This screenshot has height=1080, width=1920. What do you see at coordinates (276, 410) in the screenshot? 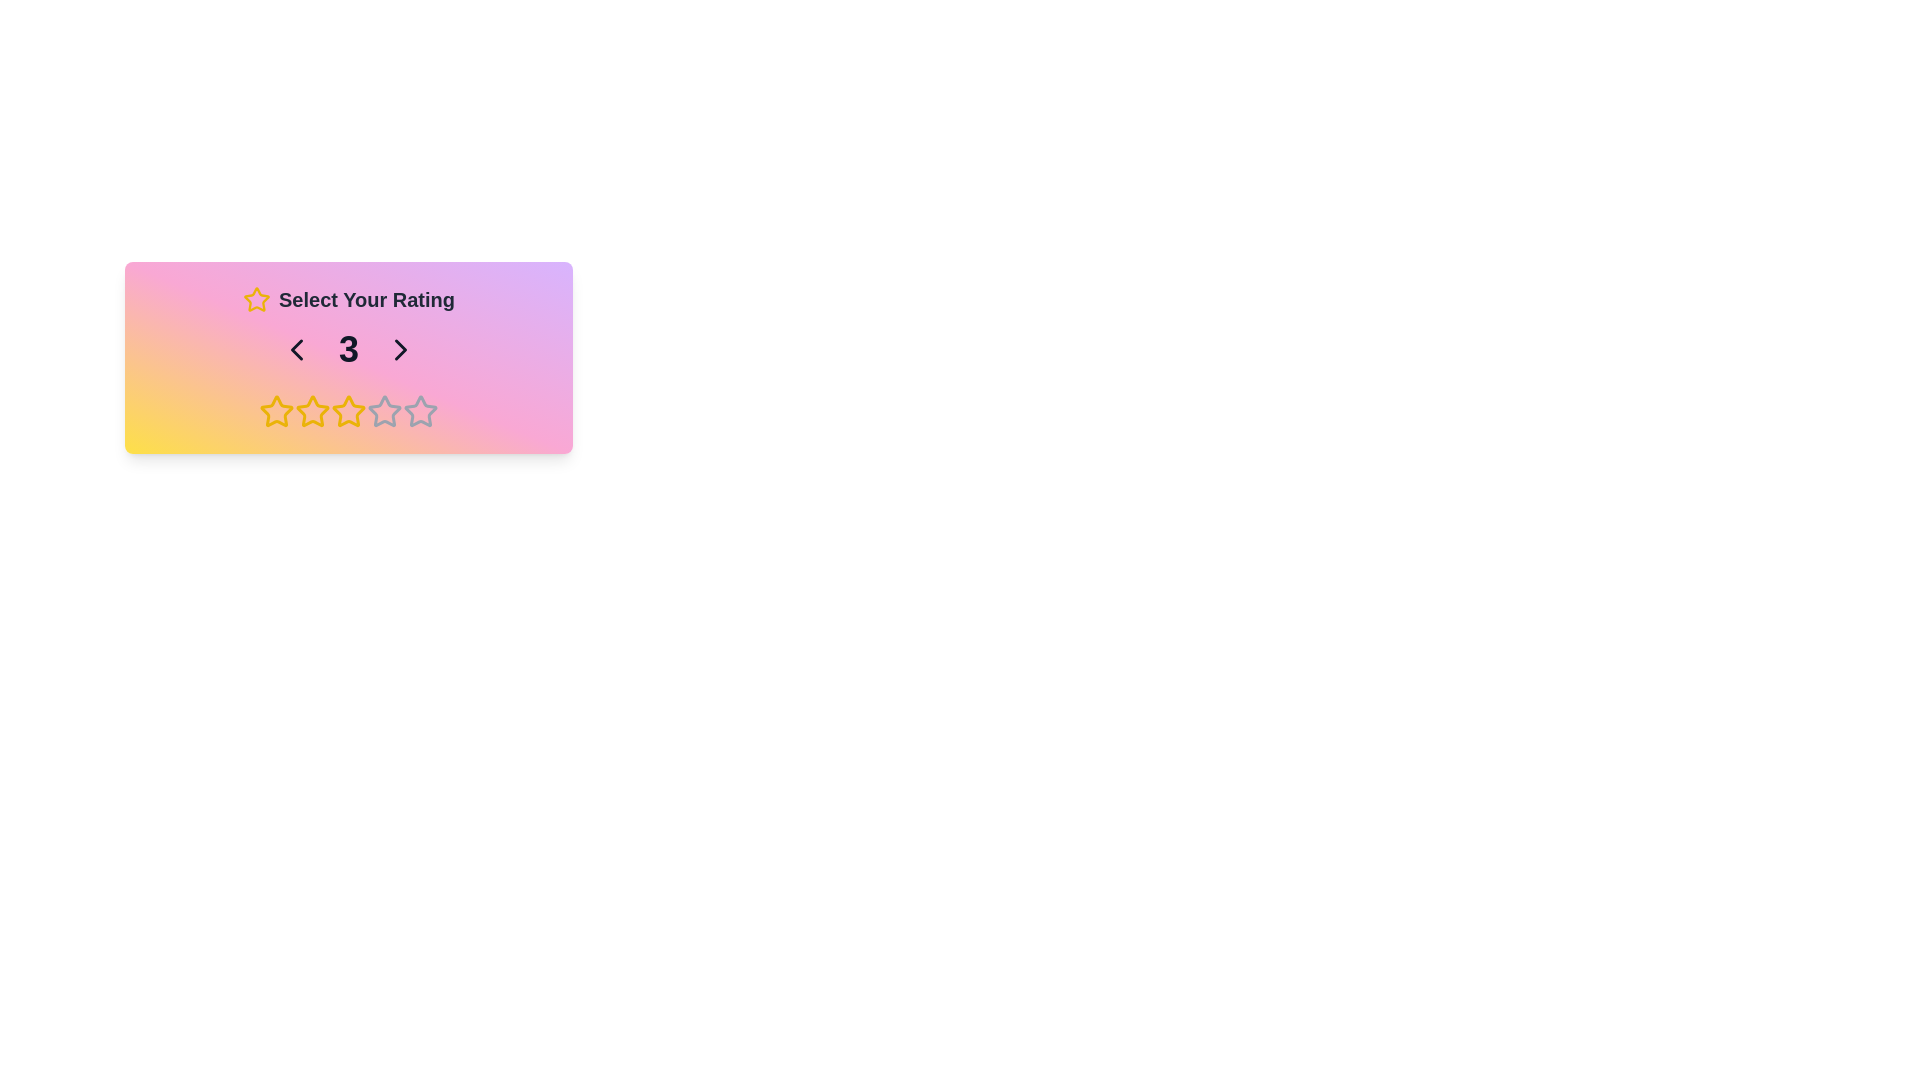
I see `the first rating star icon in the five-star rating system` at bounding box center [276, 410].